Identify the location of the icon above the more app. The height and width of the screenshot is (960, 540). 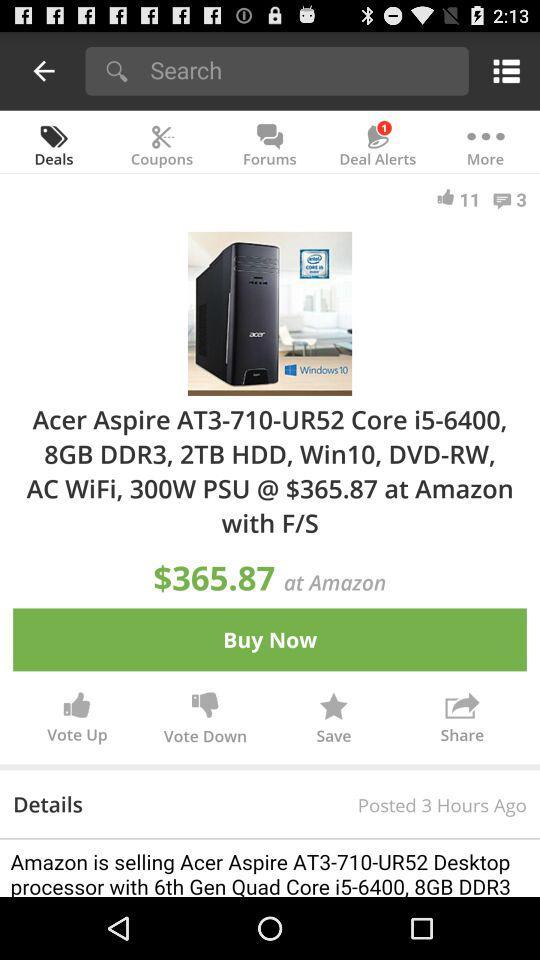
(502, 70).